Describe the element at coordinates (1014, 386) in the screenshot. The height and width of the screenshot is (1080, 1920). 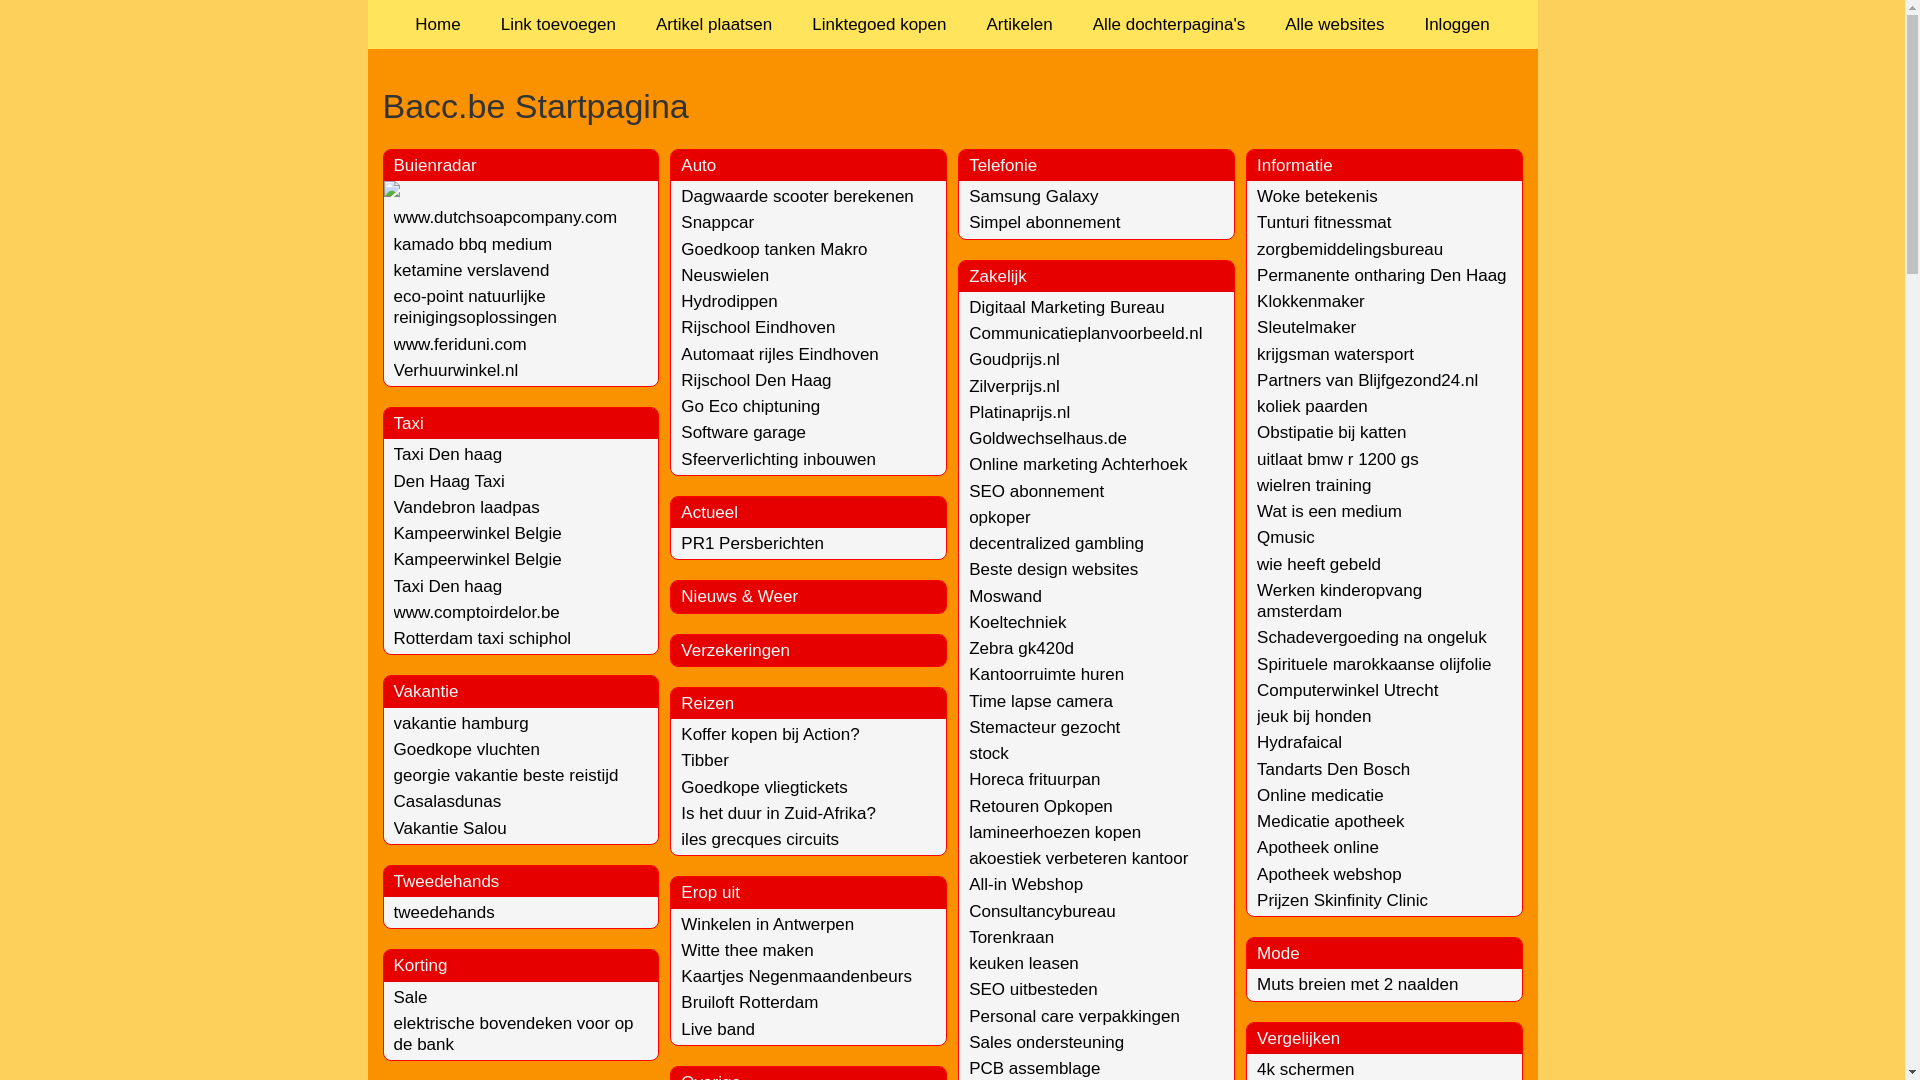
I see `'Zilverprijs.nl'` at that location.